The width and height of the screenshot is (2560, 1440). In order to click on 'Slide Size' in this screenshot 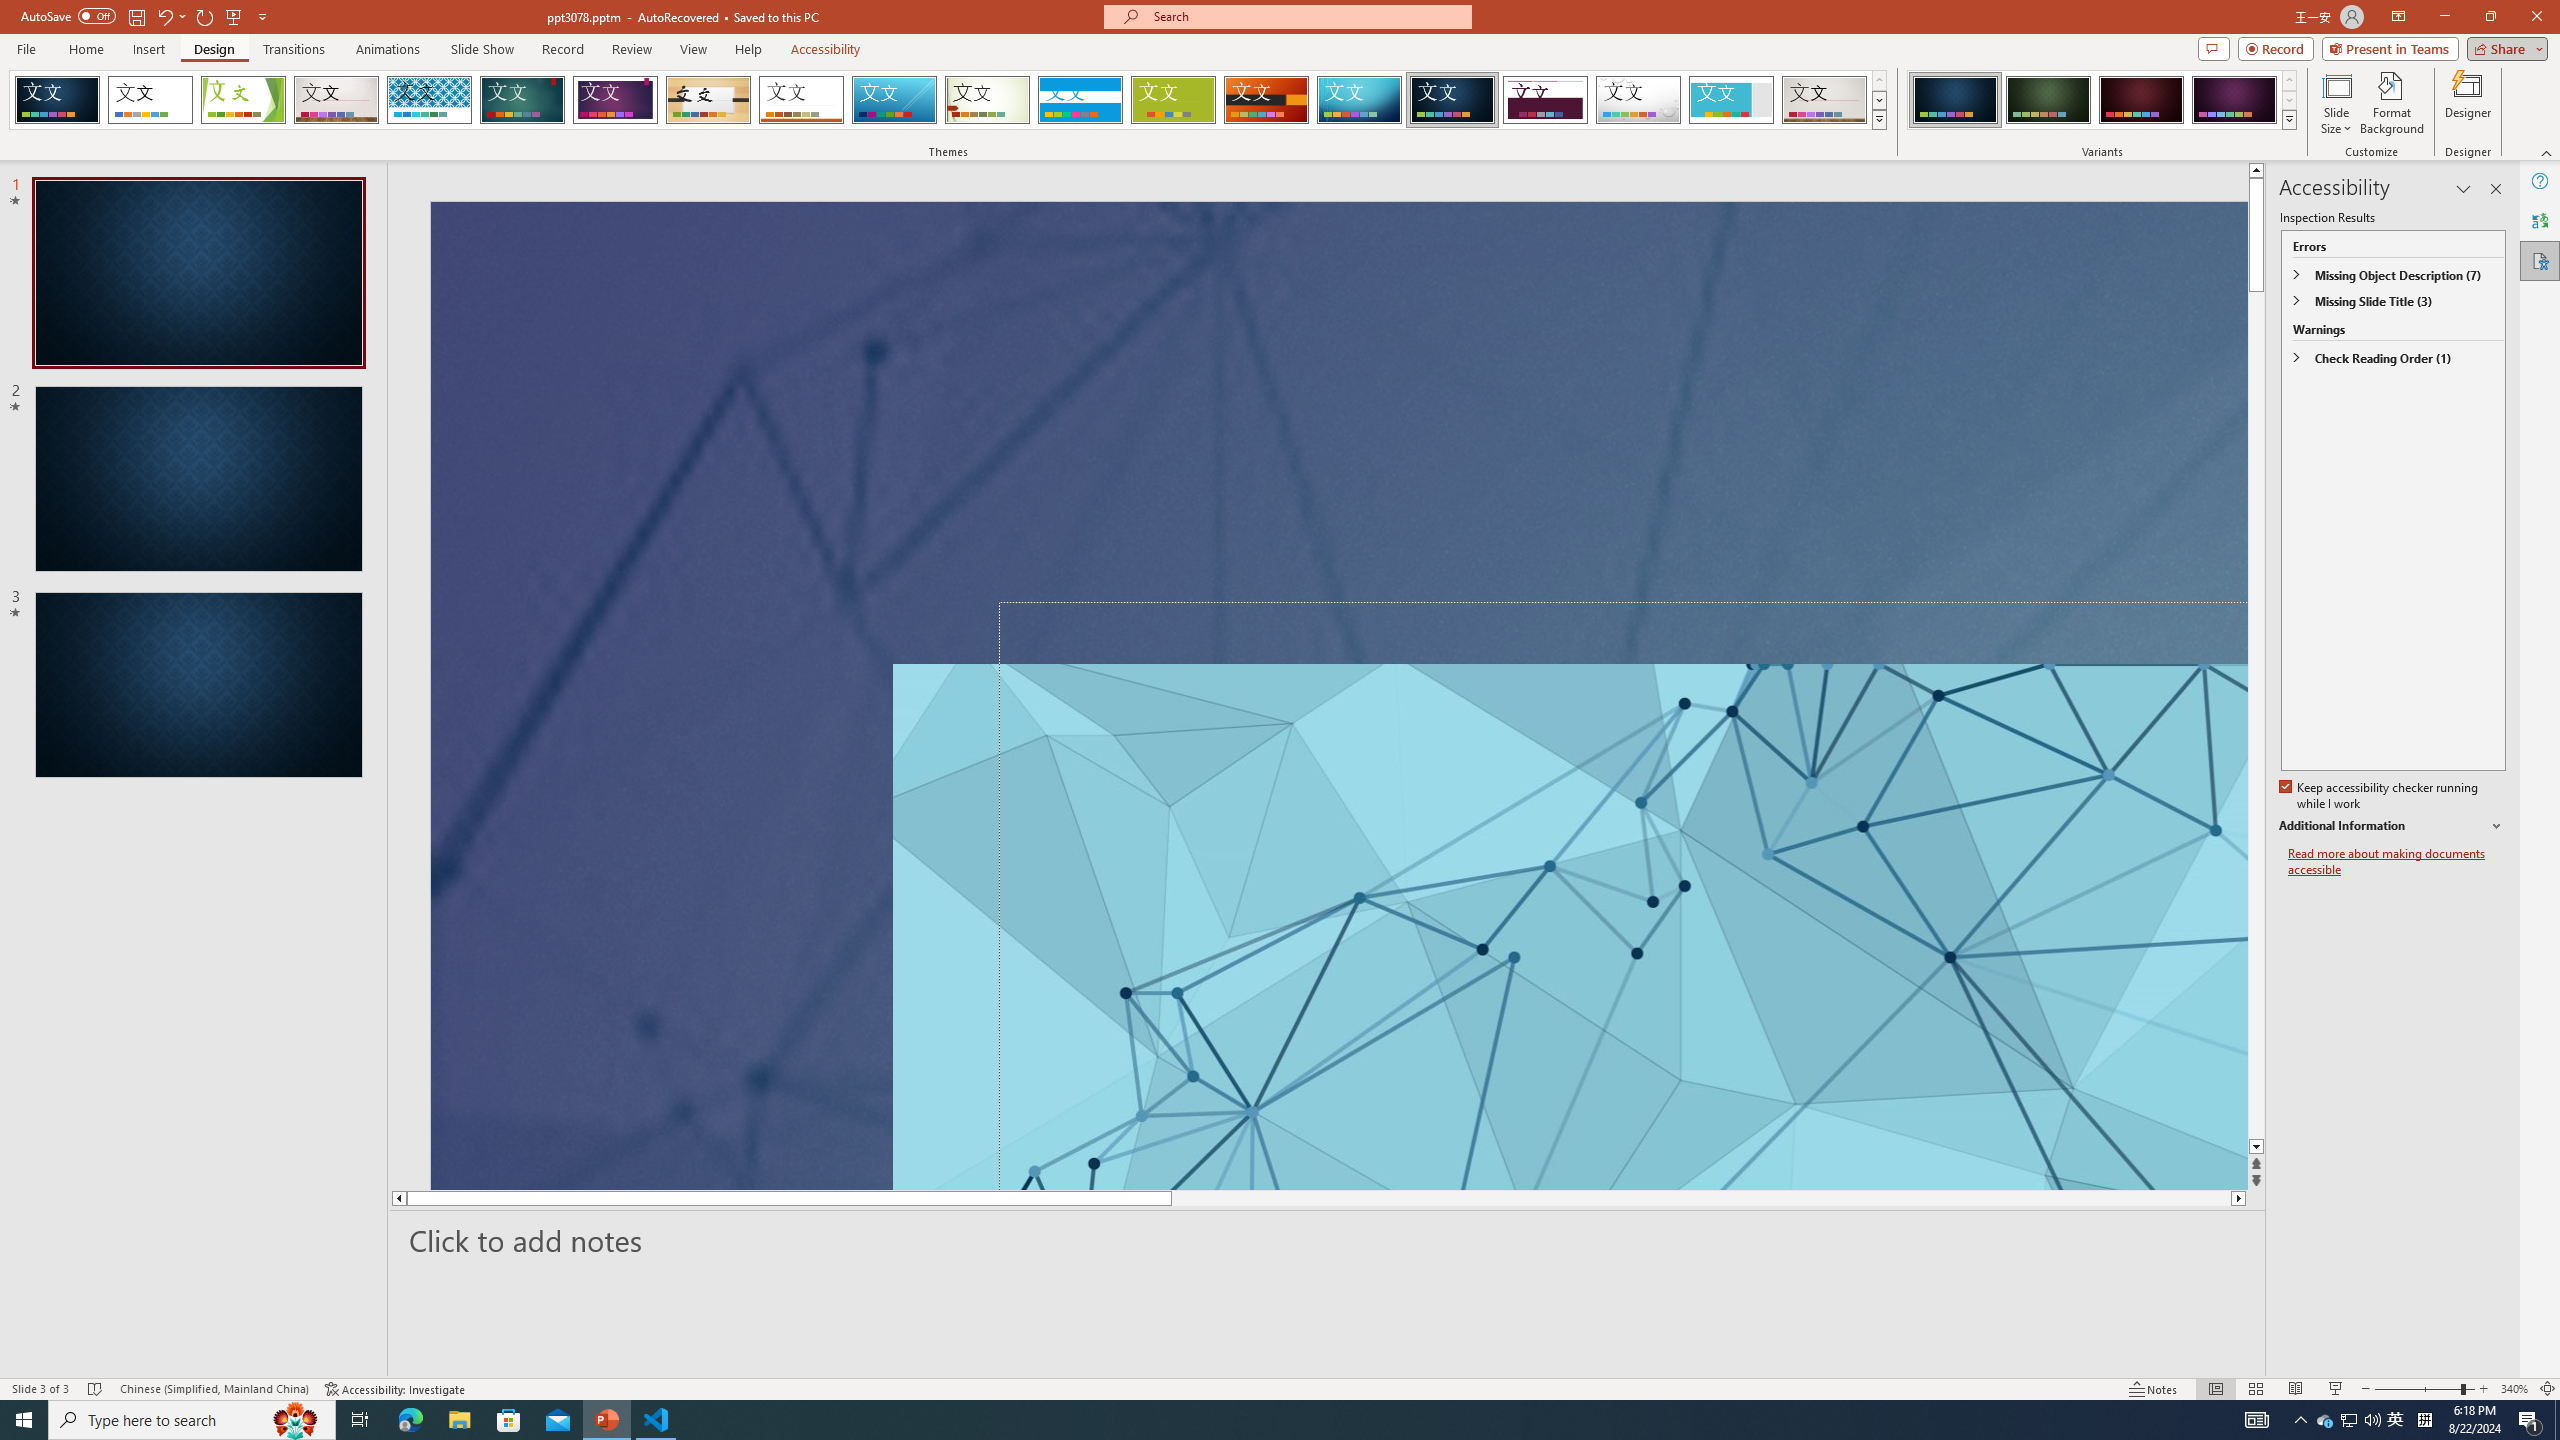, I will do `click(2336, 103)`.